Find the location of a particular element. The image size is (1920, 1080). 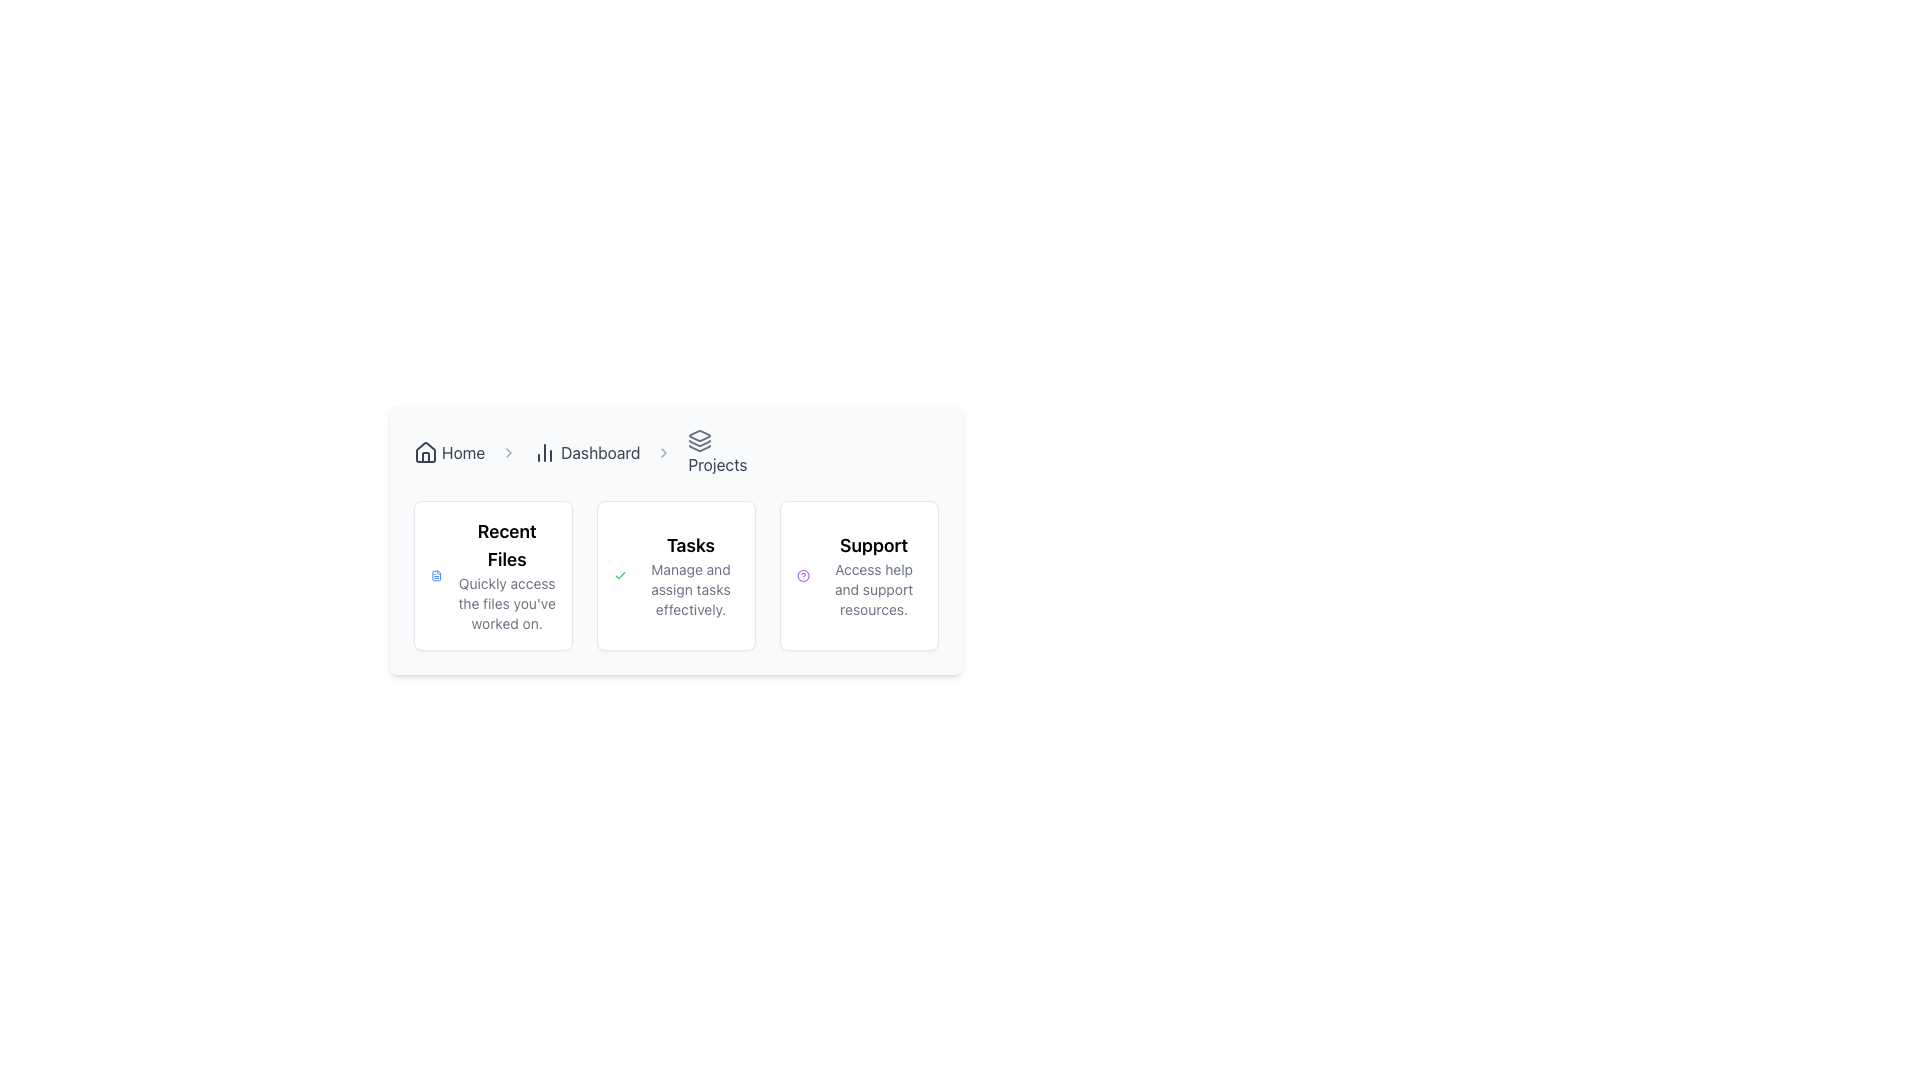

the circular icon element that serves as an indicator within the graphical representation of a message or tooltip is located at coordinates (803, 575).